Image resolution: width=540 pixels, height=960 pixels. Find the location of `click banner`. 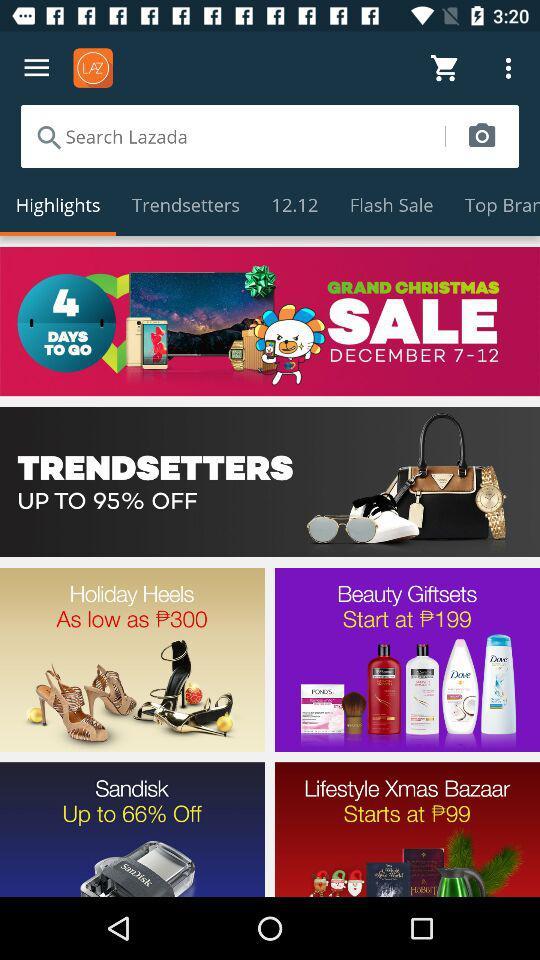

click banner is located at coordinates (270, 481).